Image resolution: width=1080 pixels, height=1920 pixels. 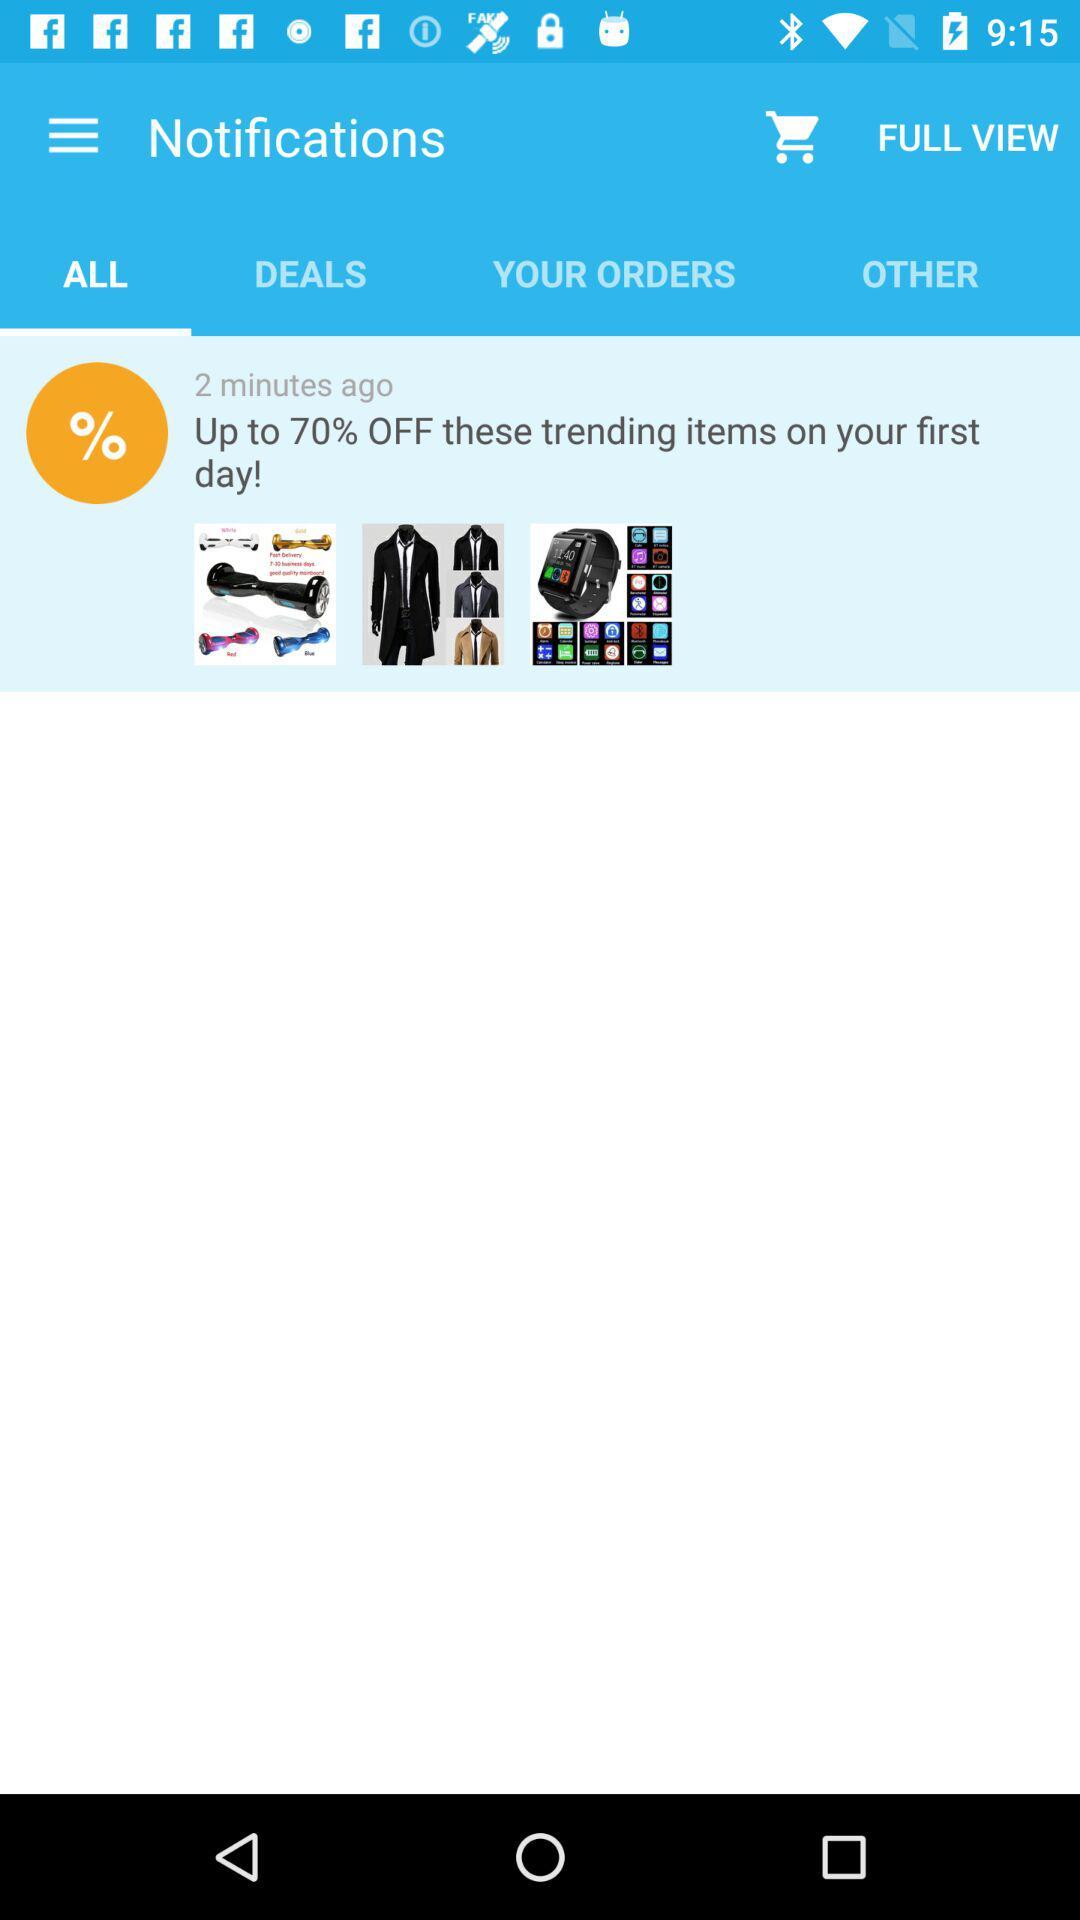 I want to click on icon below the notifications item, so click(x=613, y=272).